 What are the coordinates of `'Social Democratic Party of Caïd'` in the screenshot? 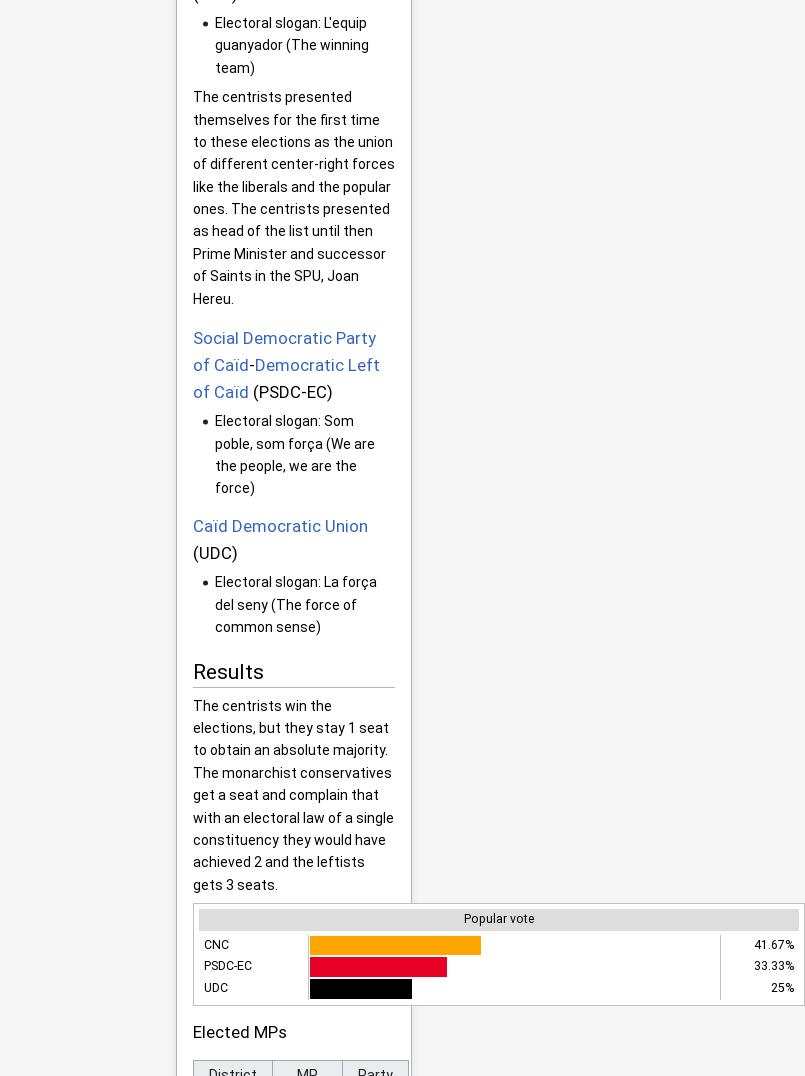 It's located at (284, 351).